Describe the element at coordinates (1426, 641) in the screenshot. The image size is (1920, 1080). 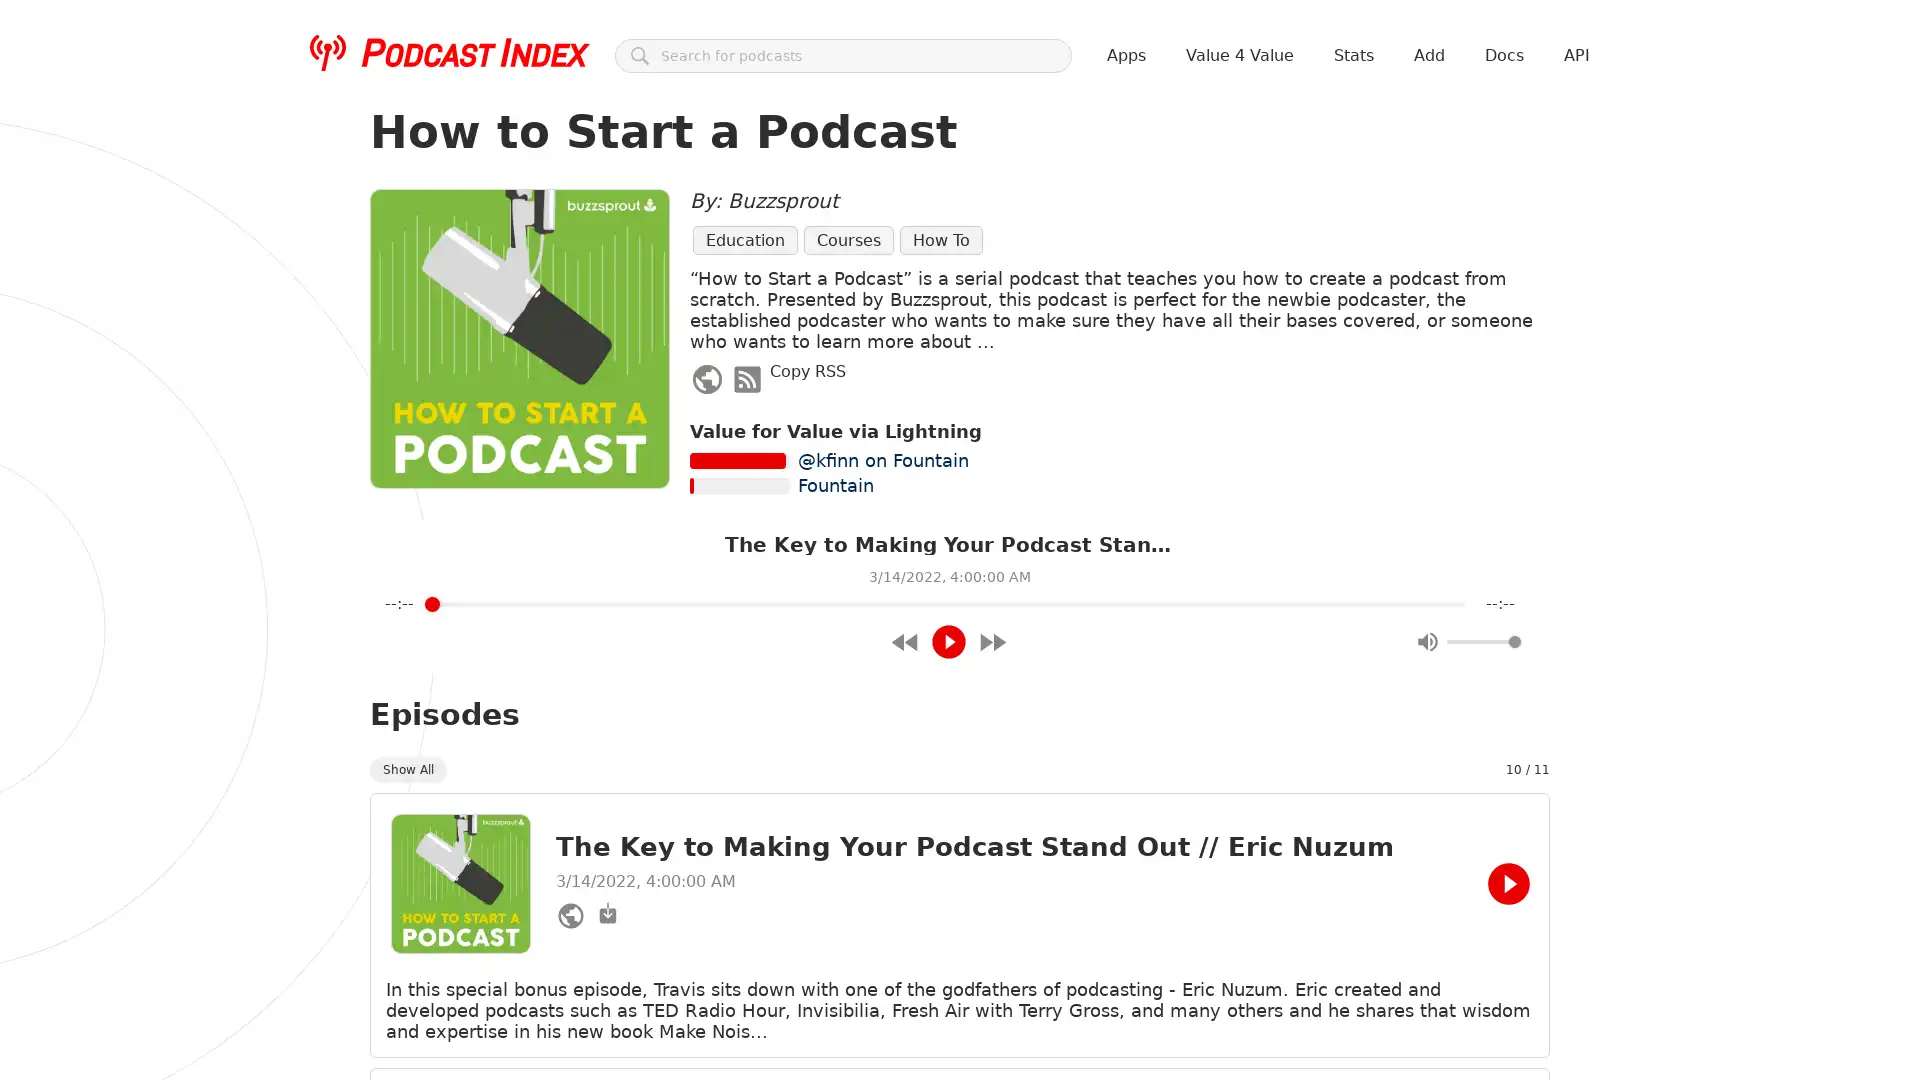
I see `Mute` at that location.